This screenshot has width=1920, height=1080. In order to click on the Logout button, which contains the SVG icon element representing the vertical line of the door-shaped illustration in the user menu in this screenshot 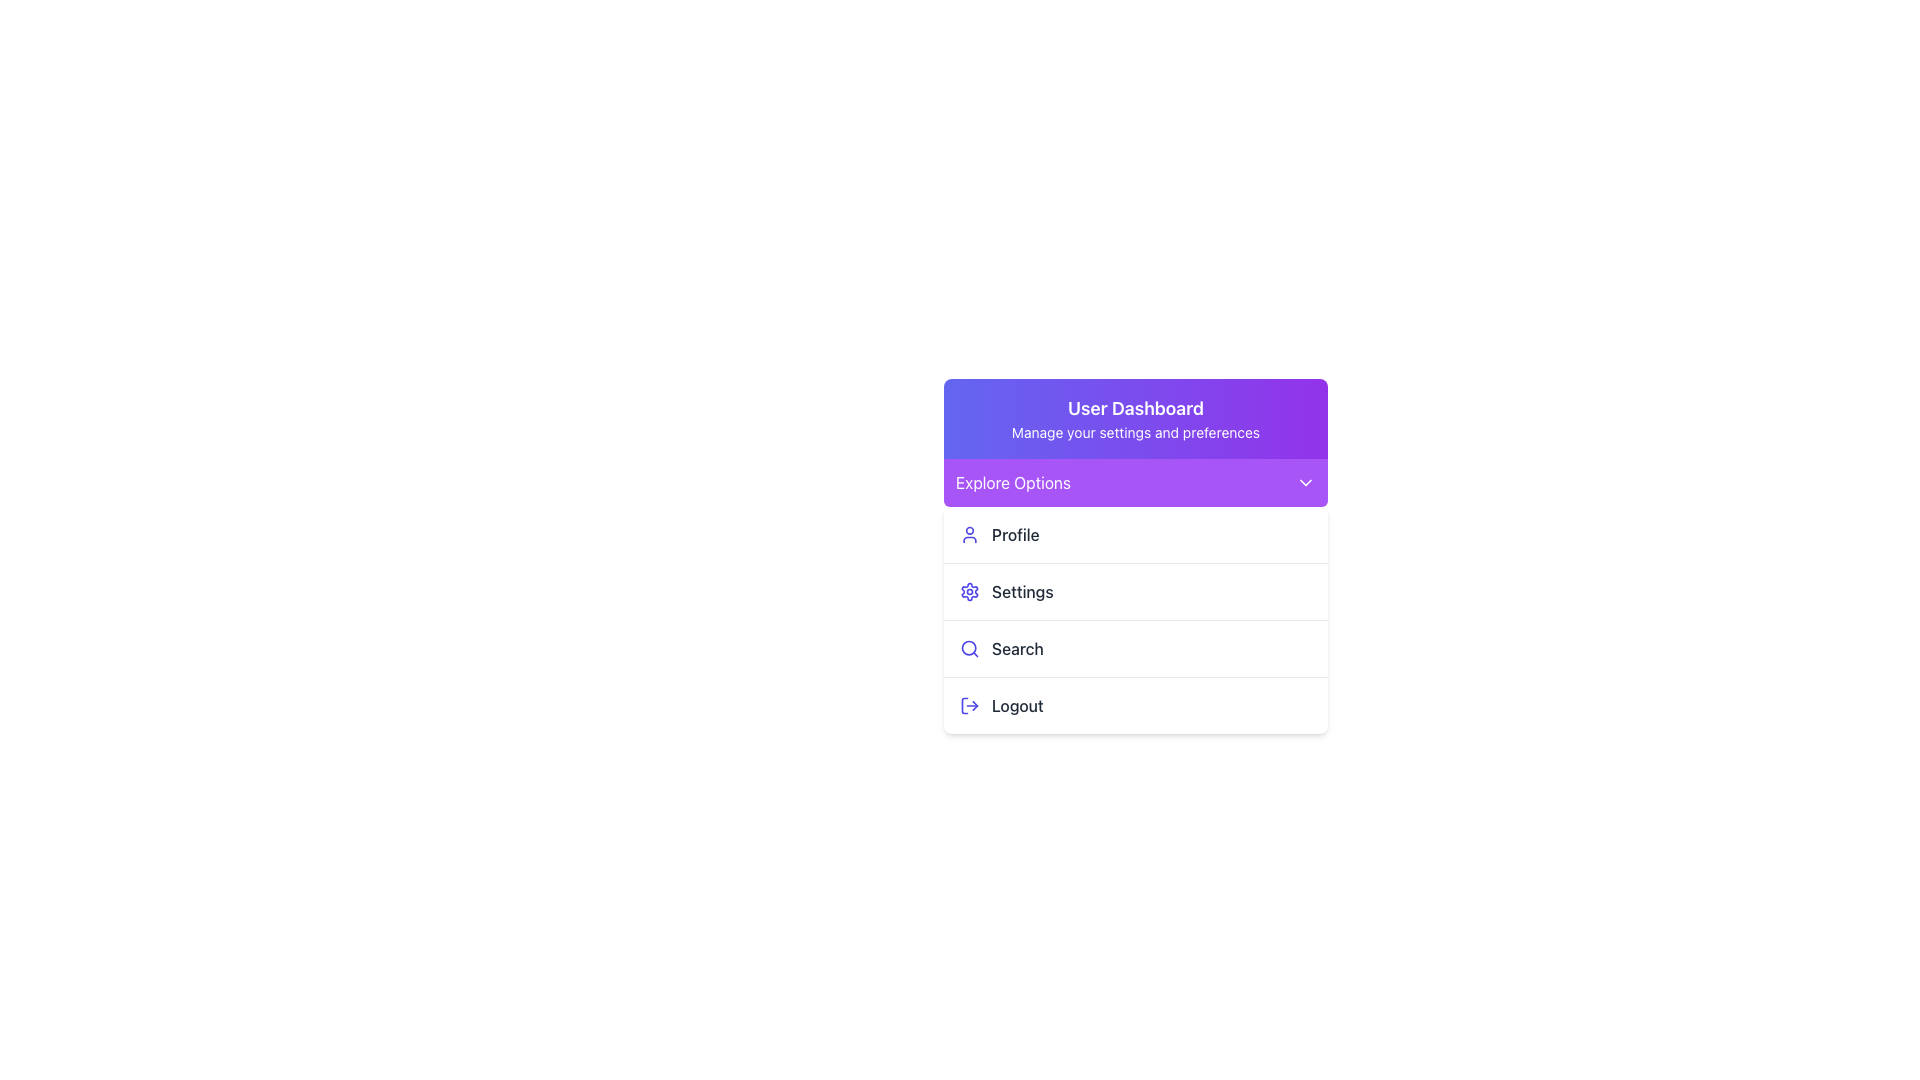, I will do `click(964, 704)`.